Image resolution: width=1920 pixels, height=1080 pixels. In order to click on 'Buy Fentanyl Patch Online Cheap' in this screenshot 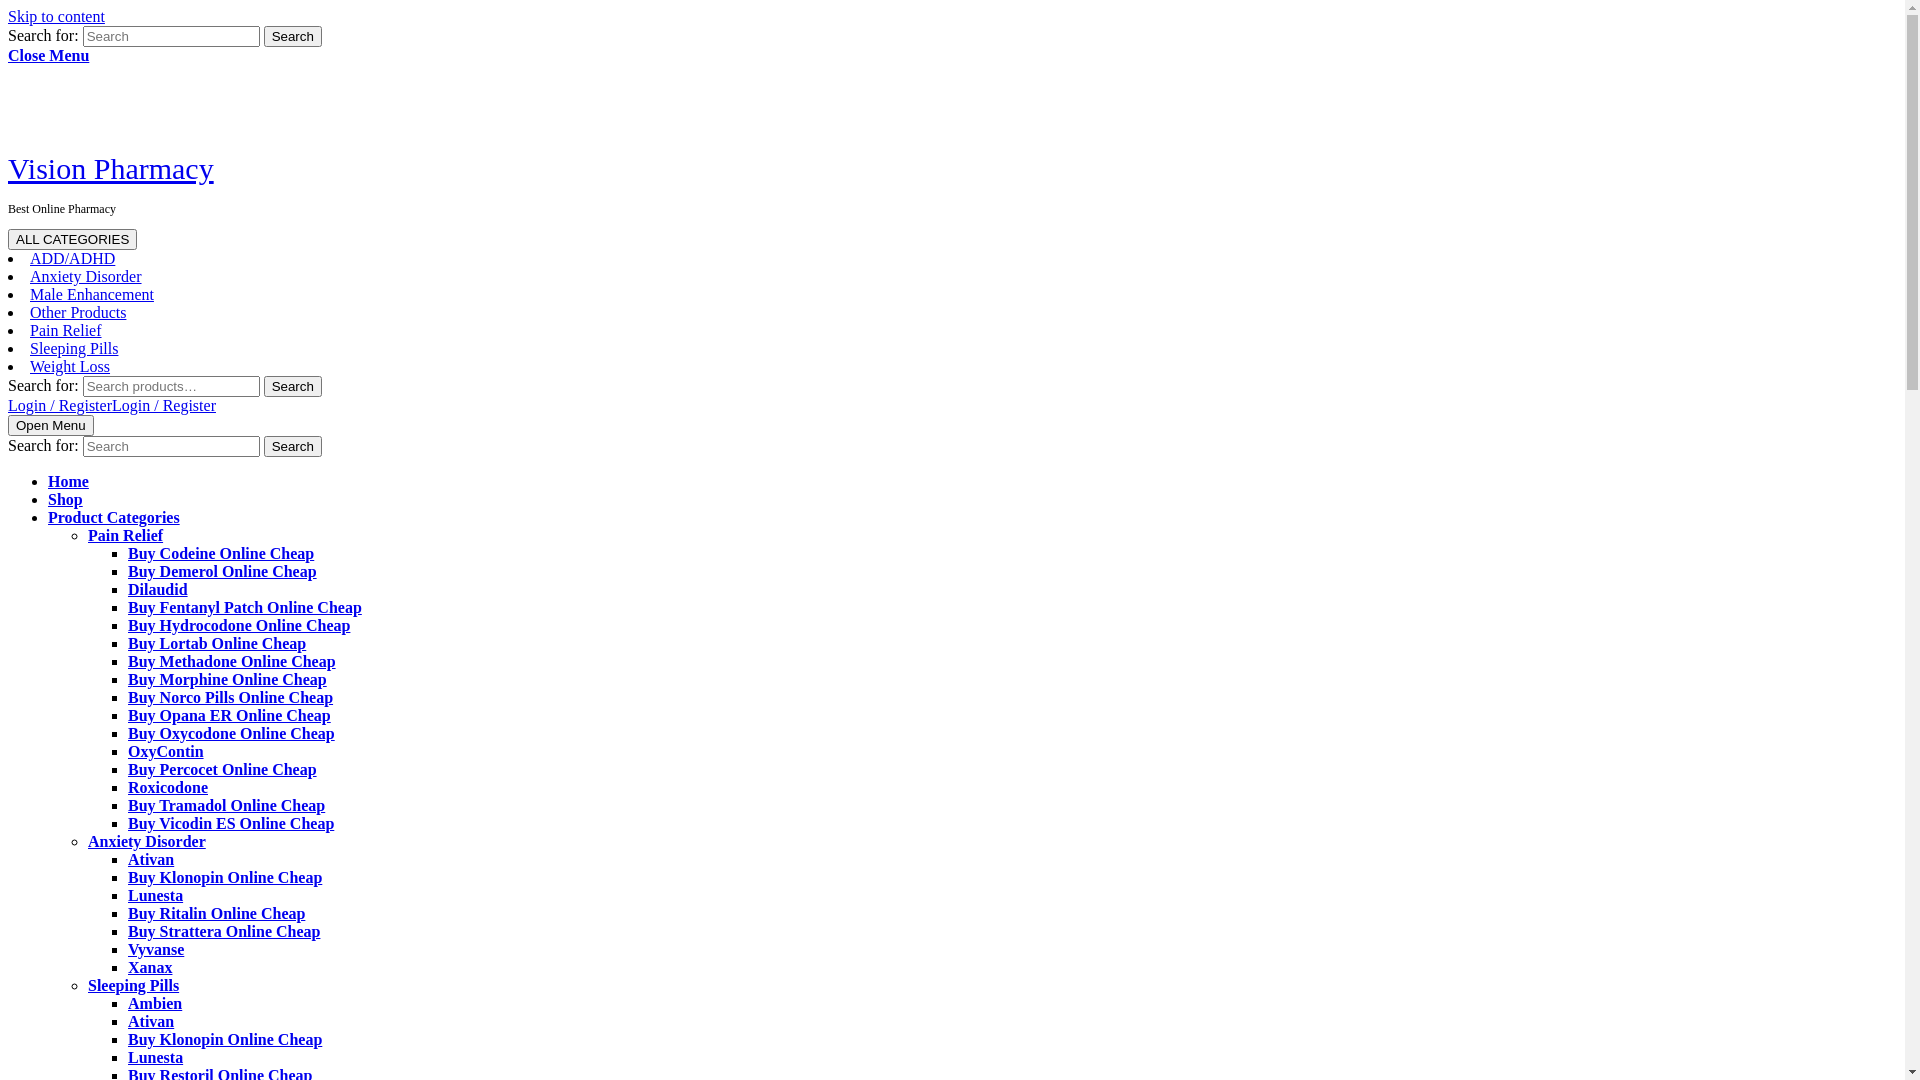, I will do `click(243, 606)`.